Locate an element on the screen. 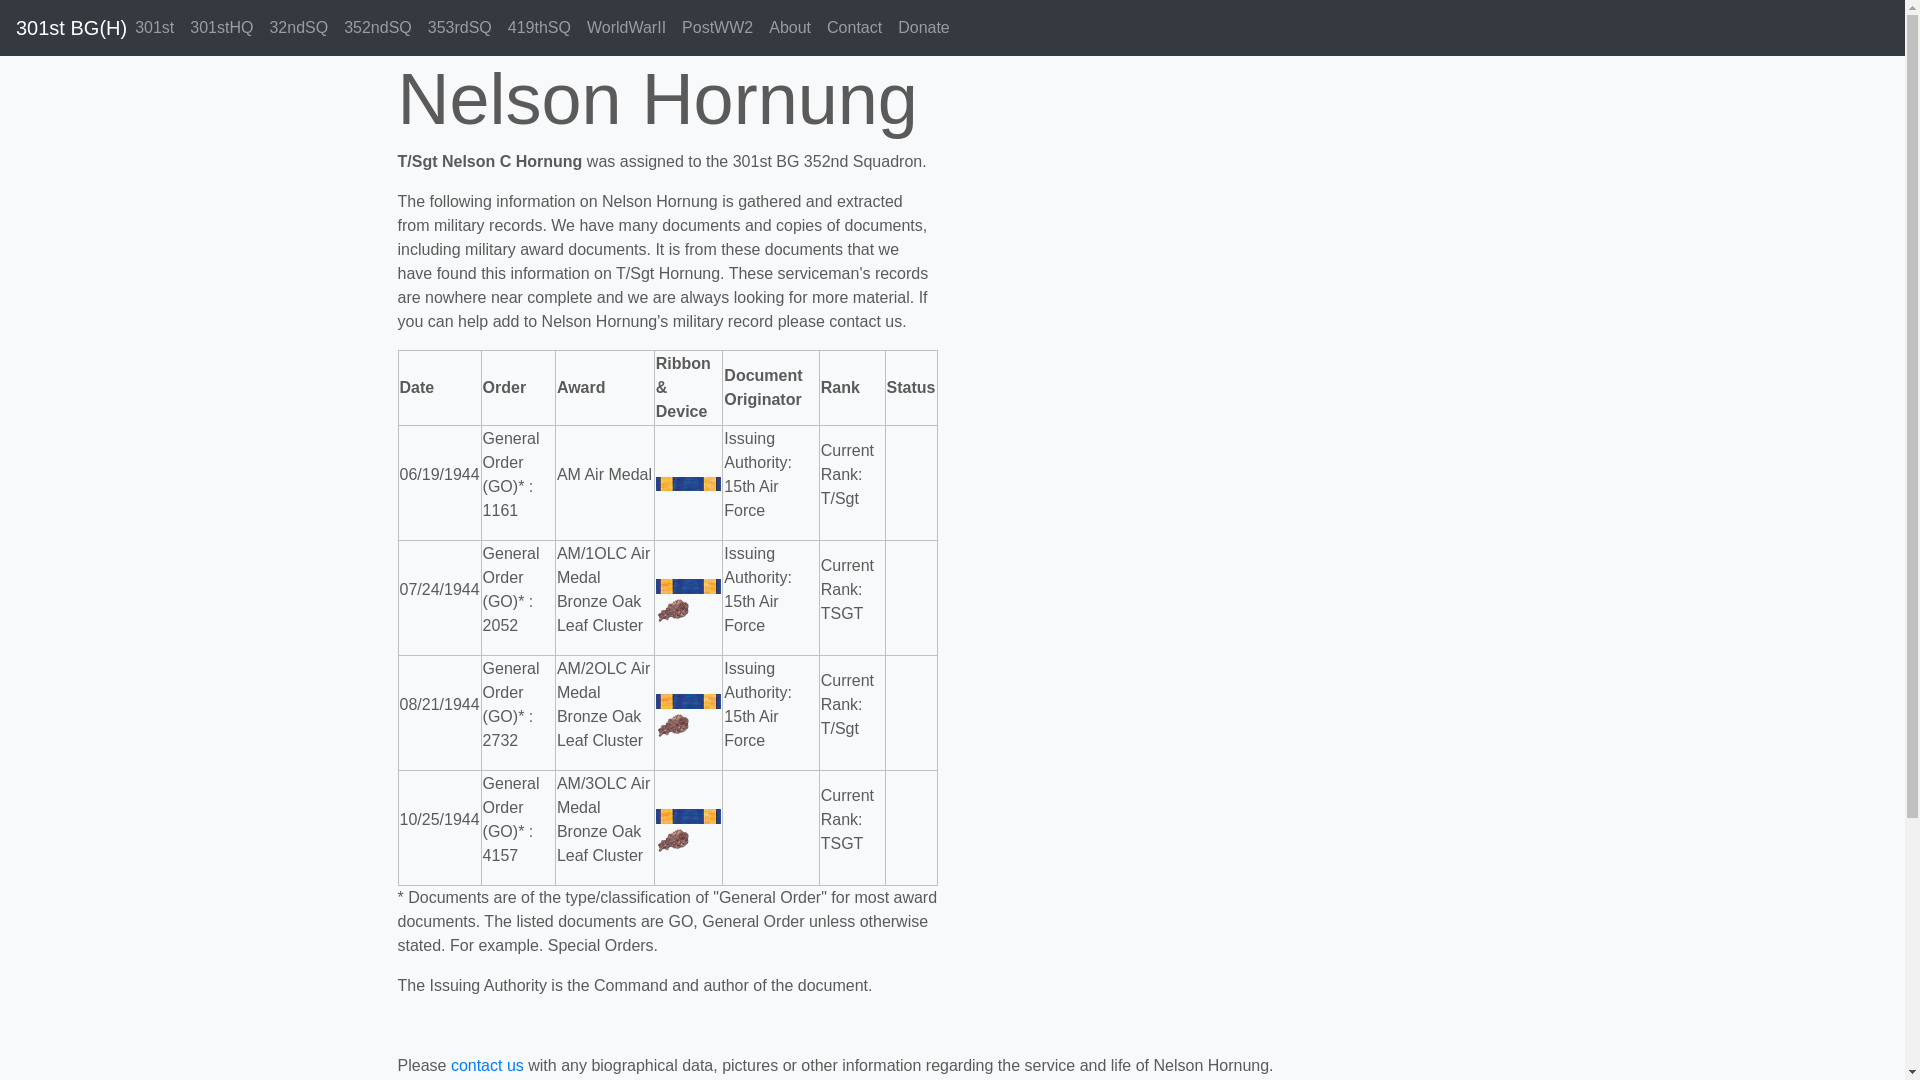 The width and height of the screenshot is (1920, 1080). 'contact us' is located at coordinates (487, 1064).